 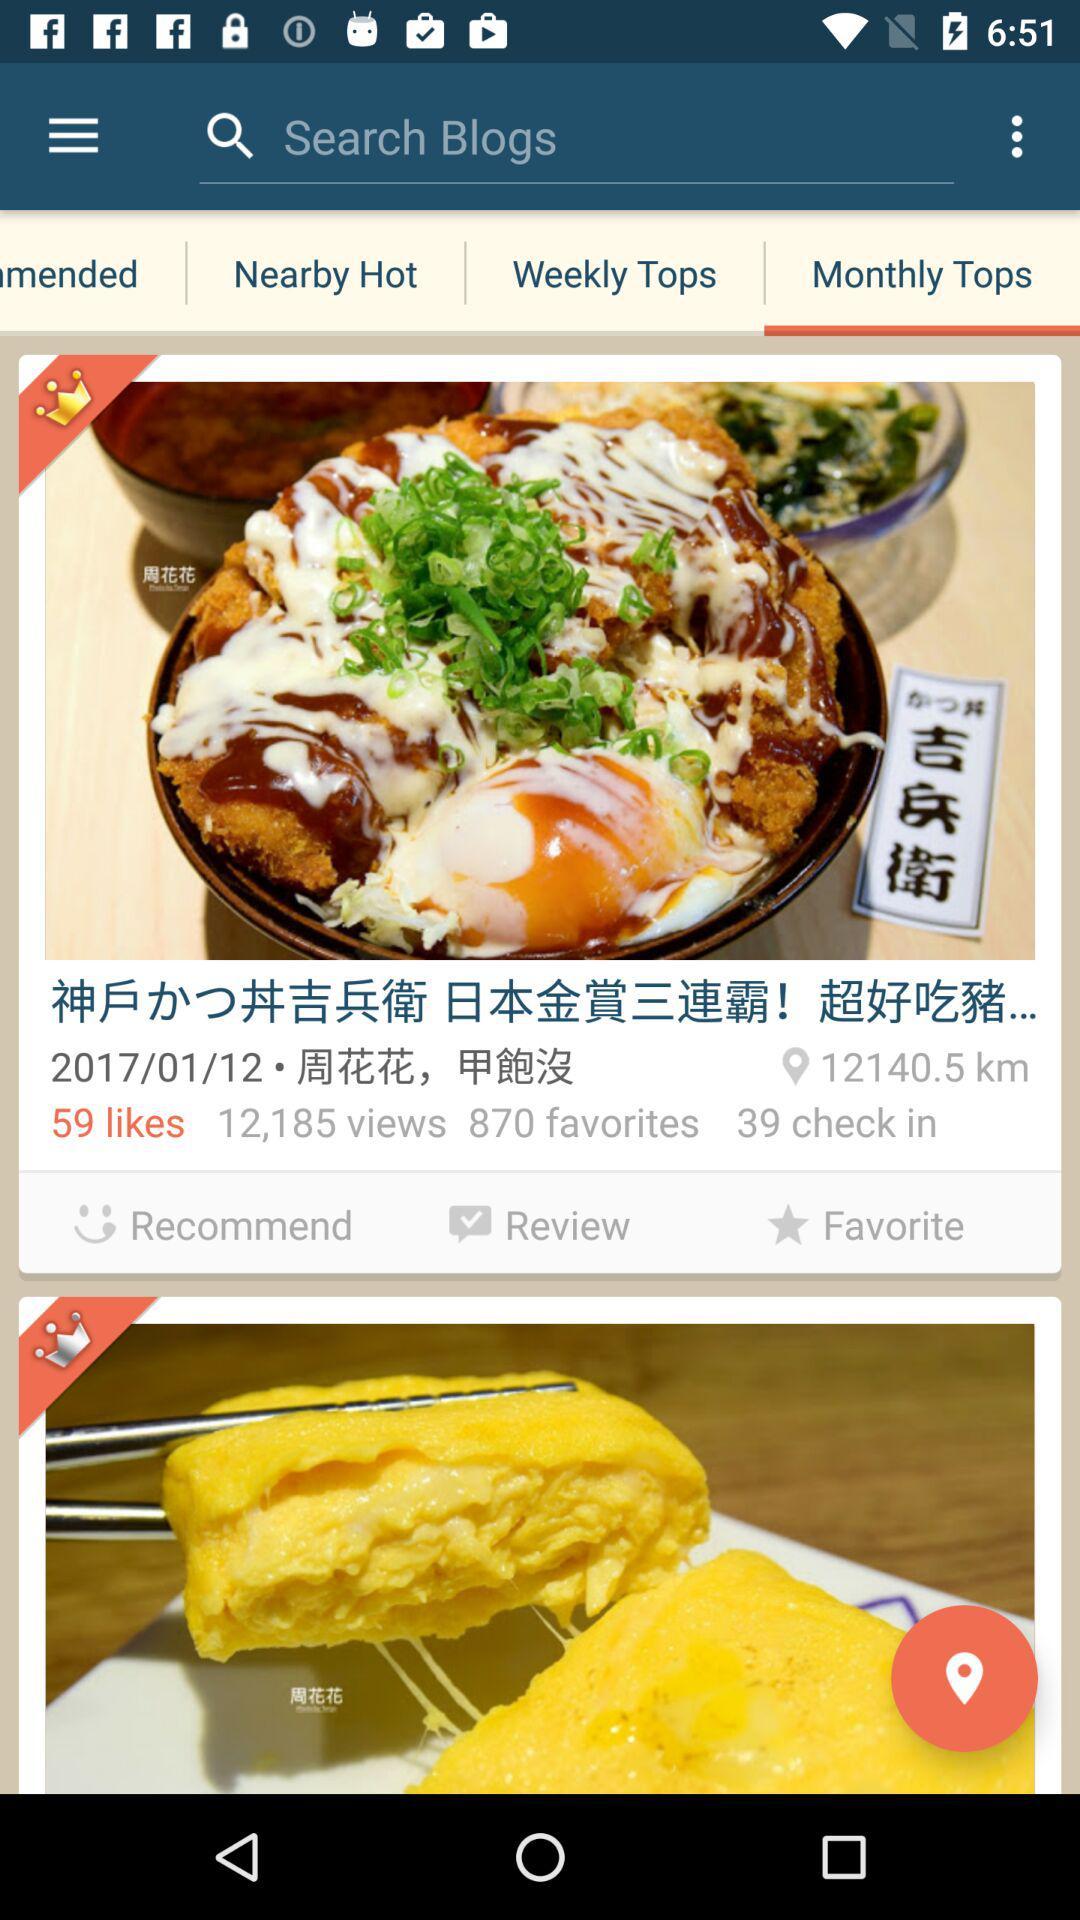 I want to click on app to the right of the recommend app, so click(x=540, y=1218).